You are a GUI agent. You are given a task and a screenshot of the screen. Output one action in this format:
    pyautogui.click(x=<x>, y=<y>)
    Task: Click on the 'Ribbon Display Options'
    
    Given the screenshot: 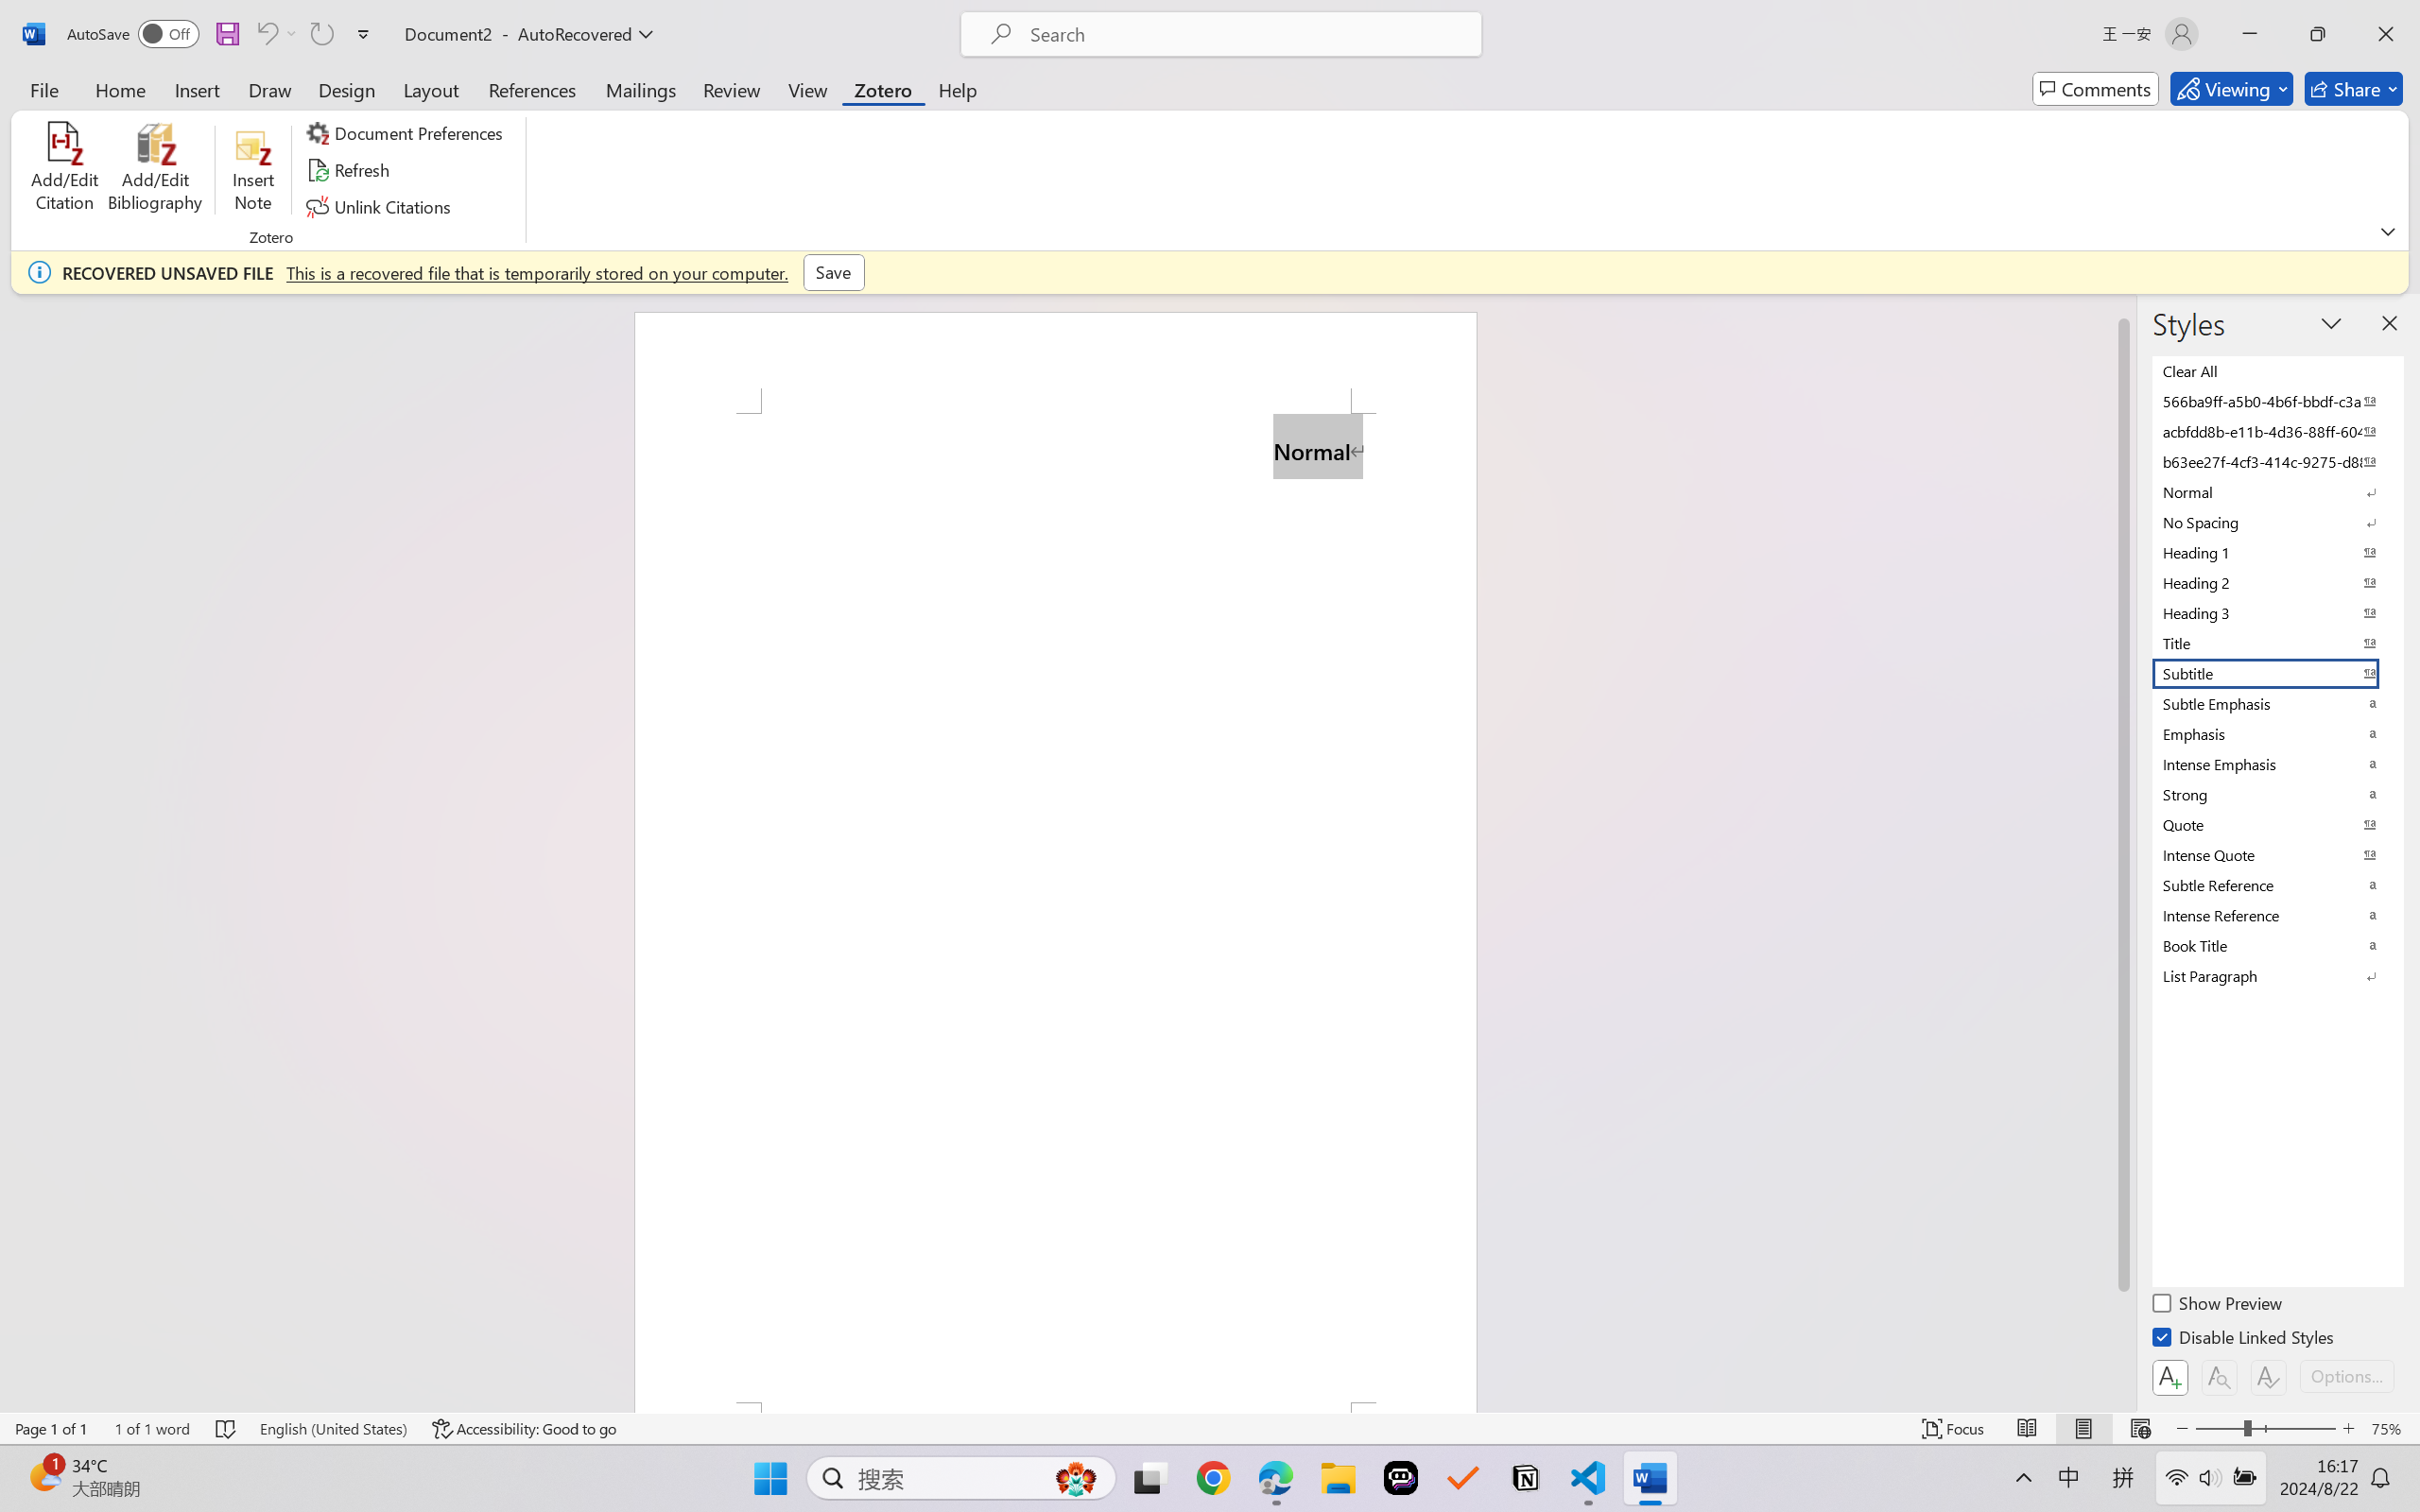 What is the action you would take?
    pyautogui.click(x=2387, y=231)
    